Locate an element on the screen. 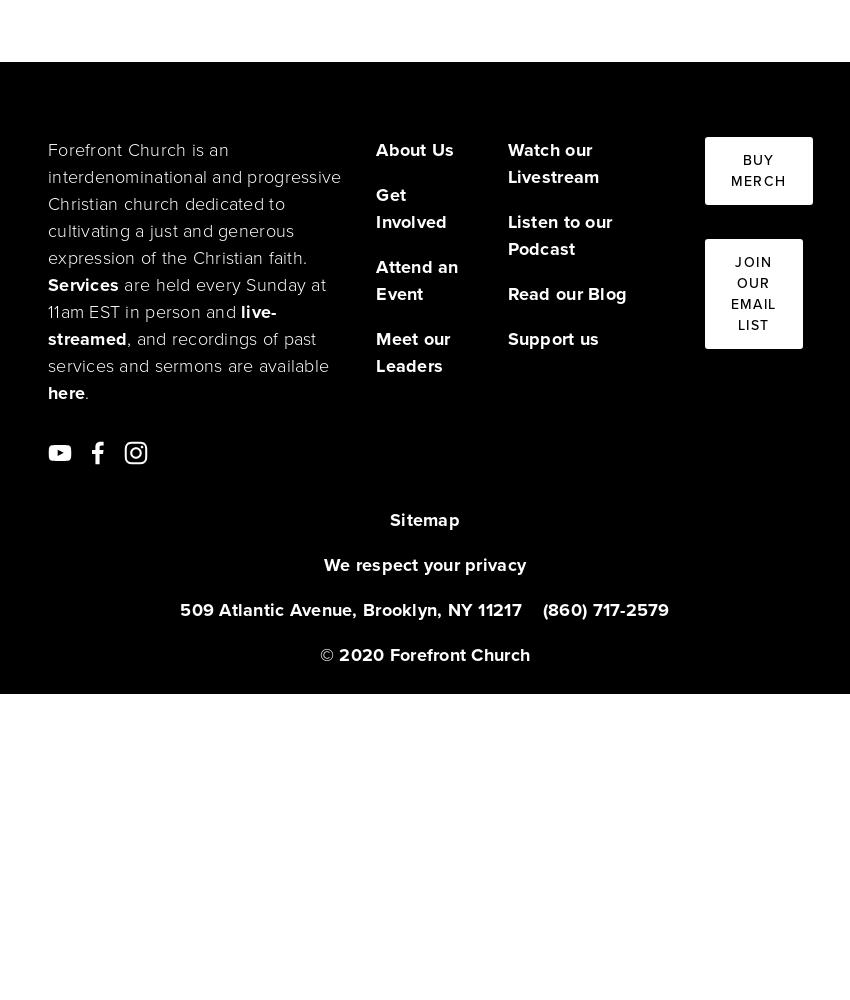 This screenshot has width=850, height=1000. 'We respect your privacy' is located at coordinates (424, 564).